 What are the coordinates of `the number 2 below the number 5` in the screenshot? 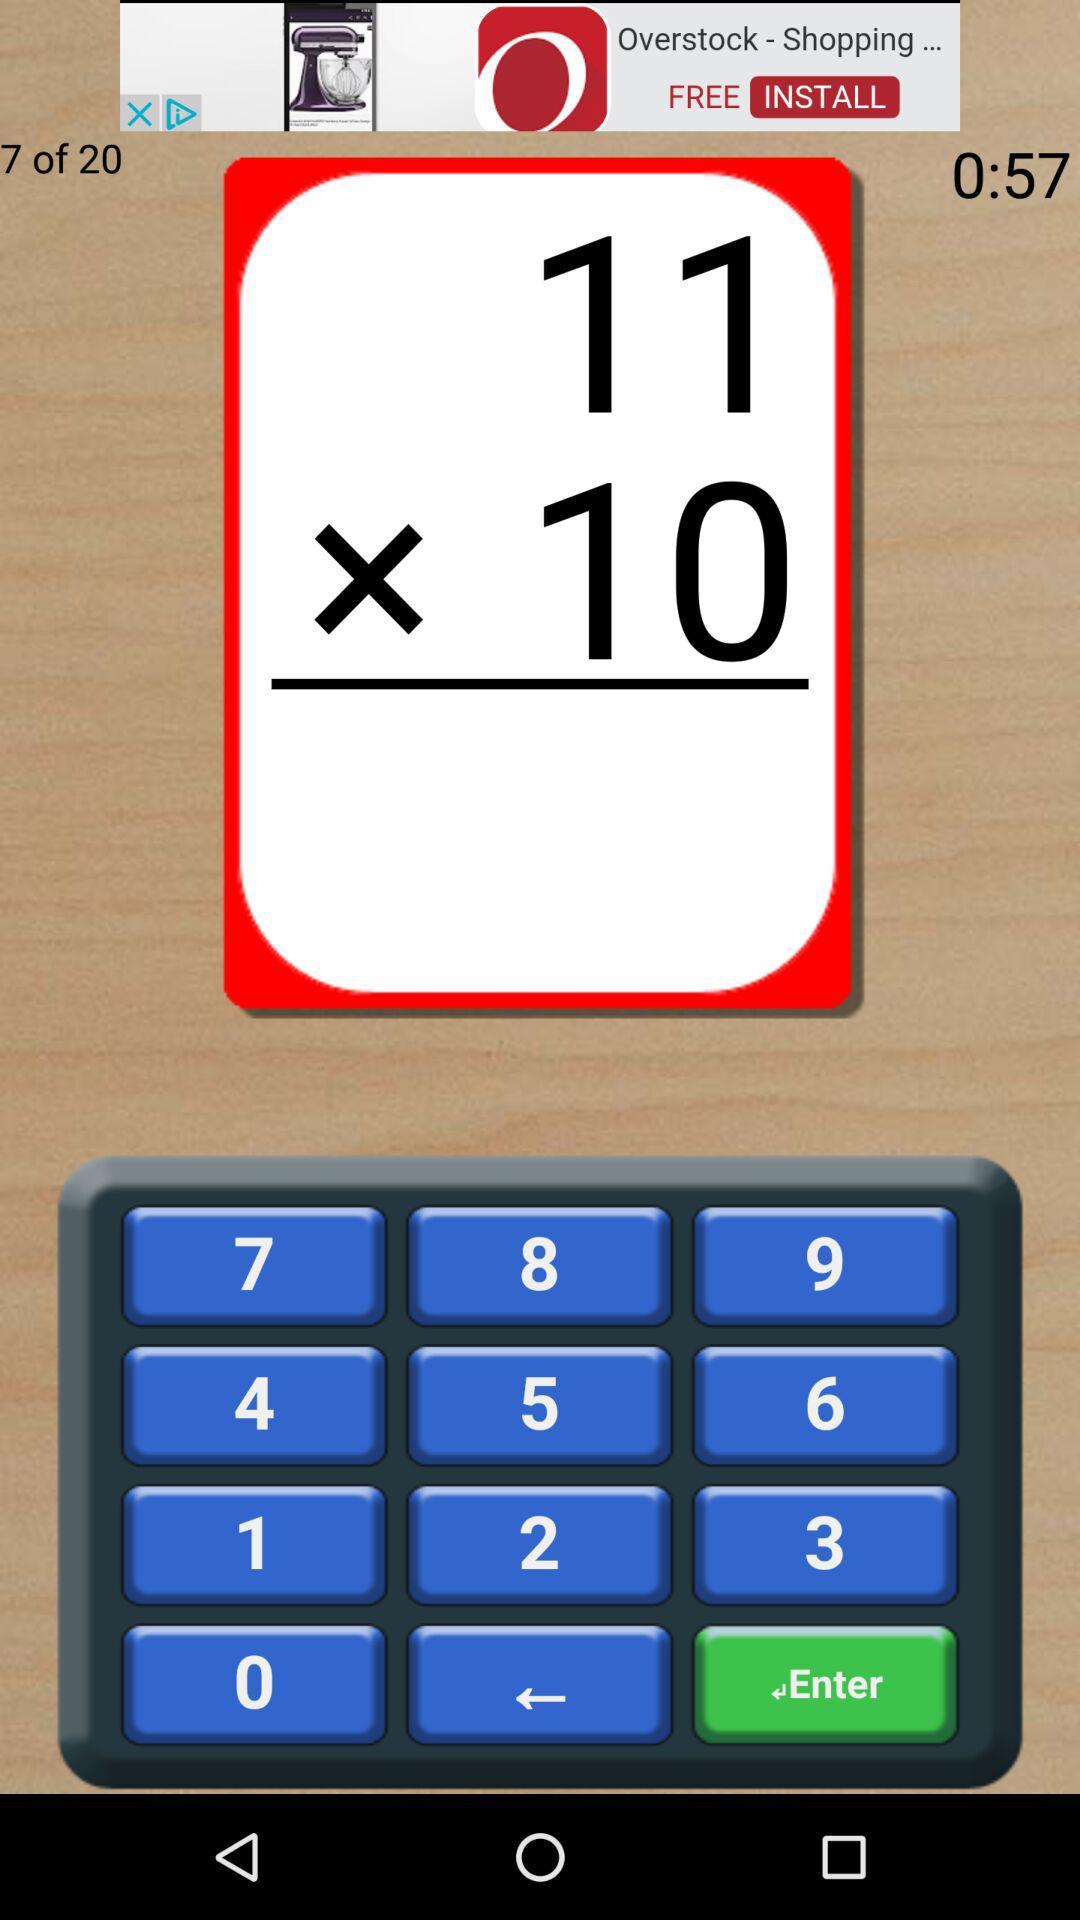 It's located at (540, 1544).